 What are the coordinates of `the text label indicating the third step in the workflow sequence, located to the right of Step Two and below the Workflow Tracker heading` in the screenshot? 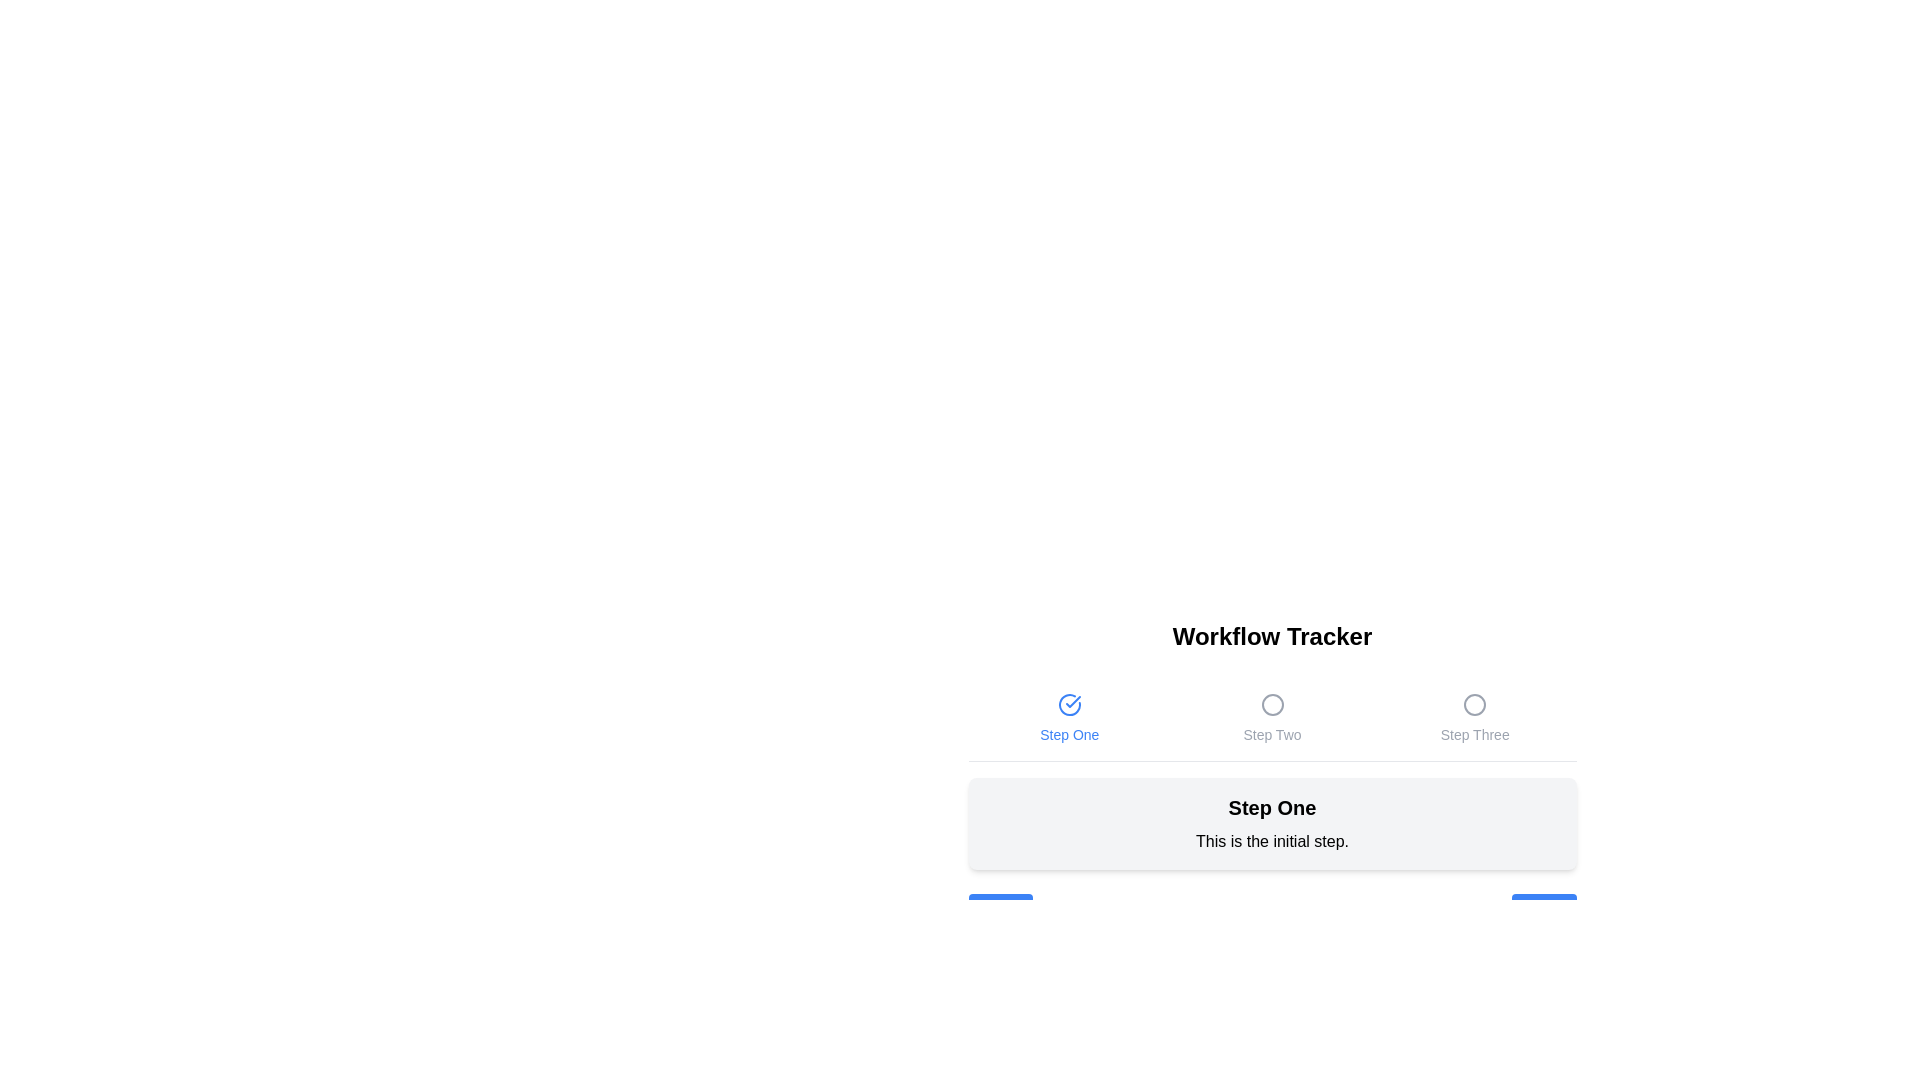 It's located at (1475, 735).